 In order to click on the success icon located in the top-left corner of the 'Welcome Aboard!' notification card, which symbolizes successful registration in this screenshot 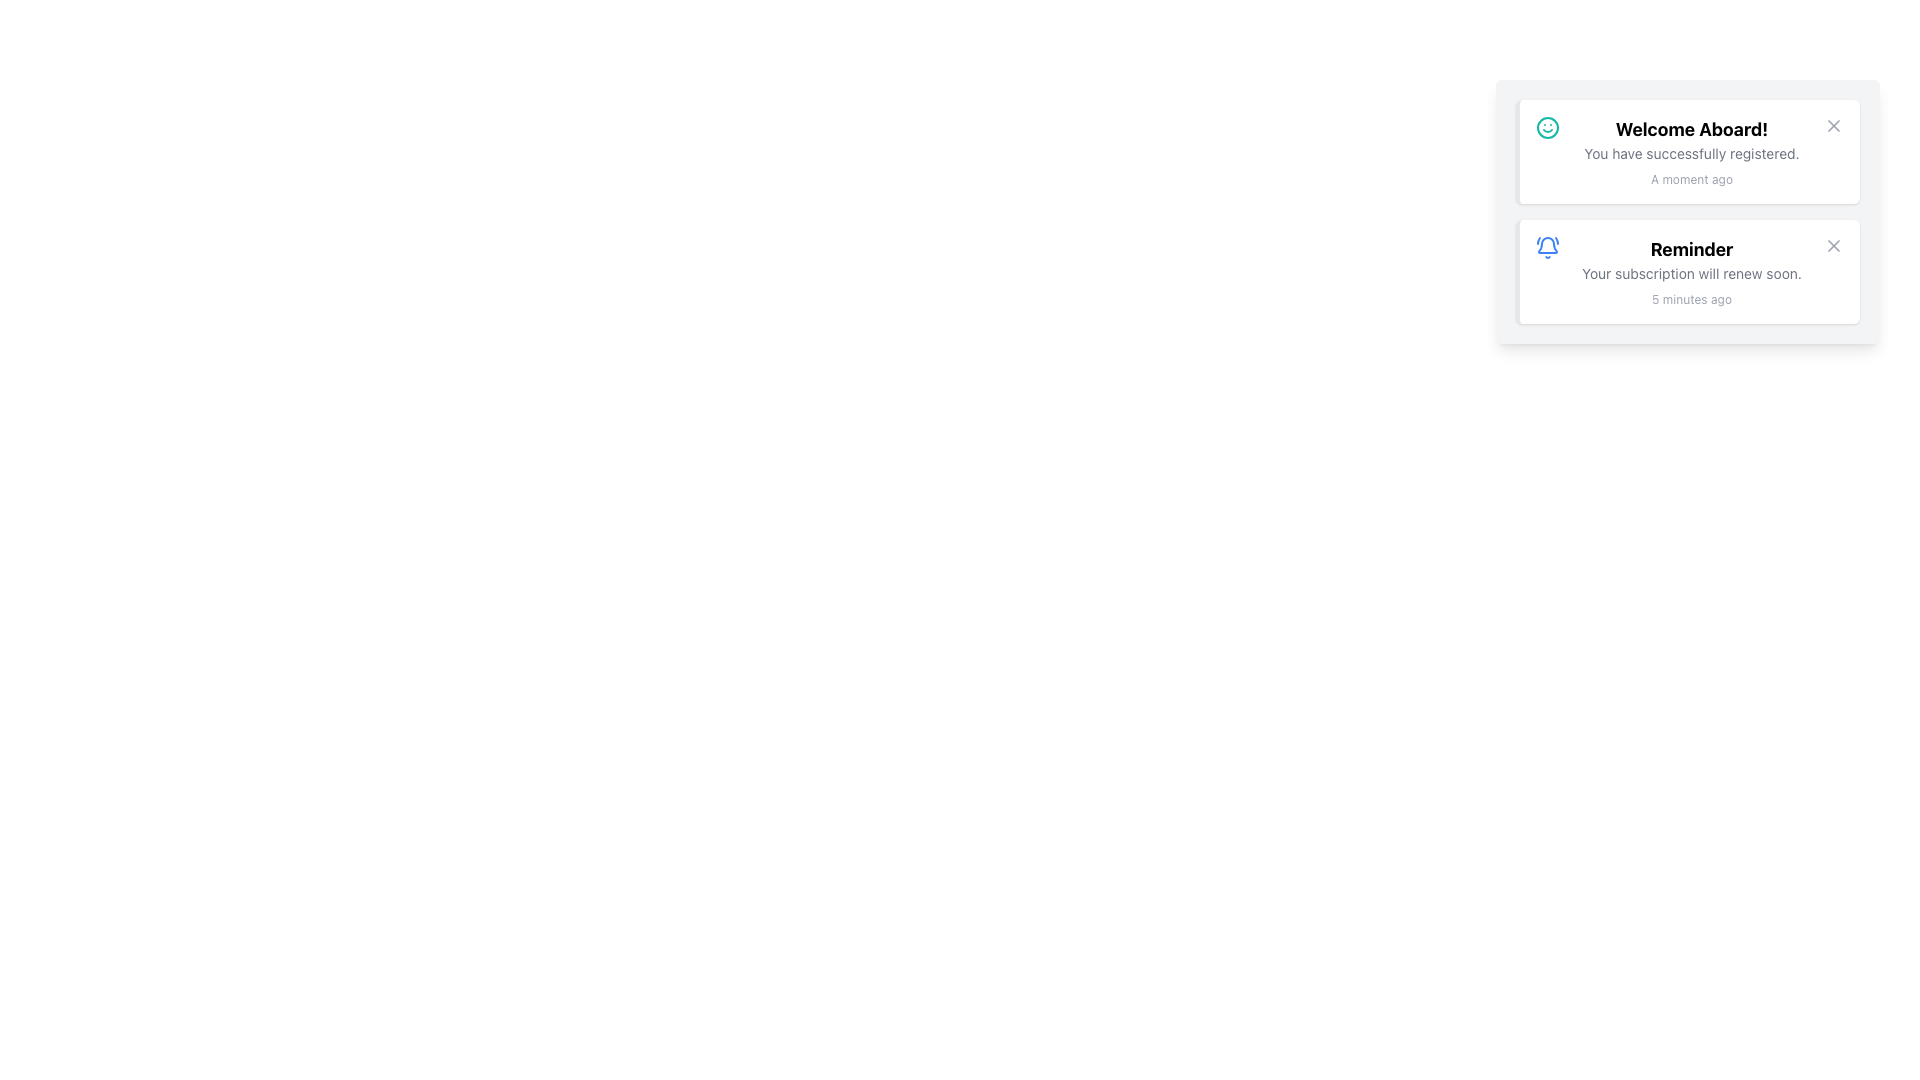, I will do `click(1547, 127)`.